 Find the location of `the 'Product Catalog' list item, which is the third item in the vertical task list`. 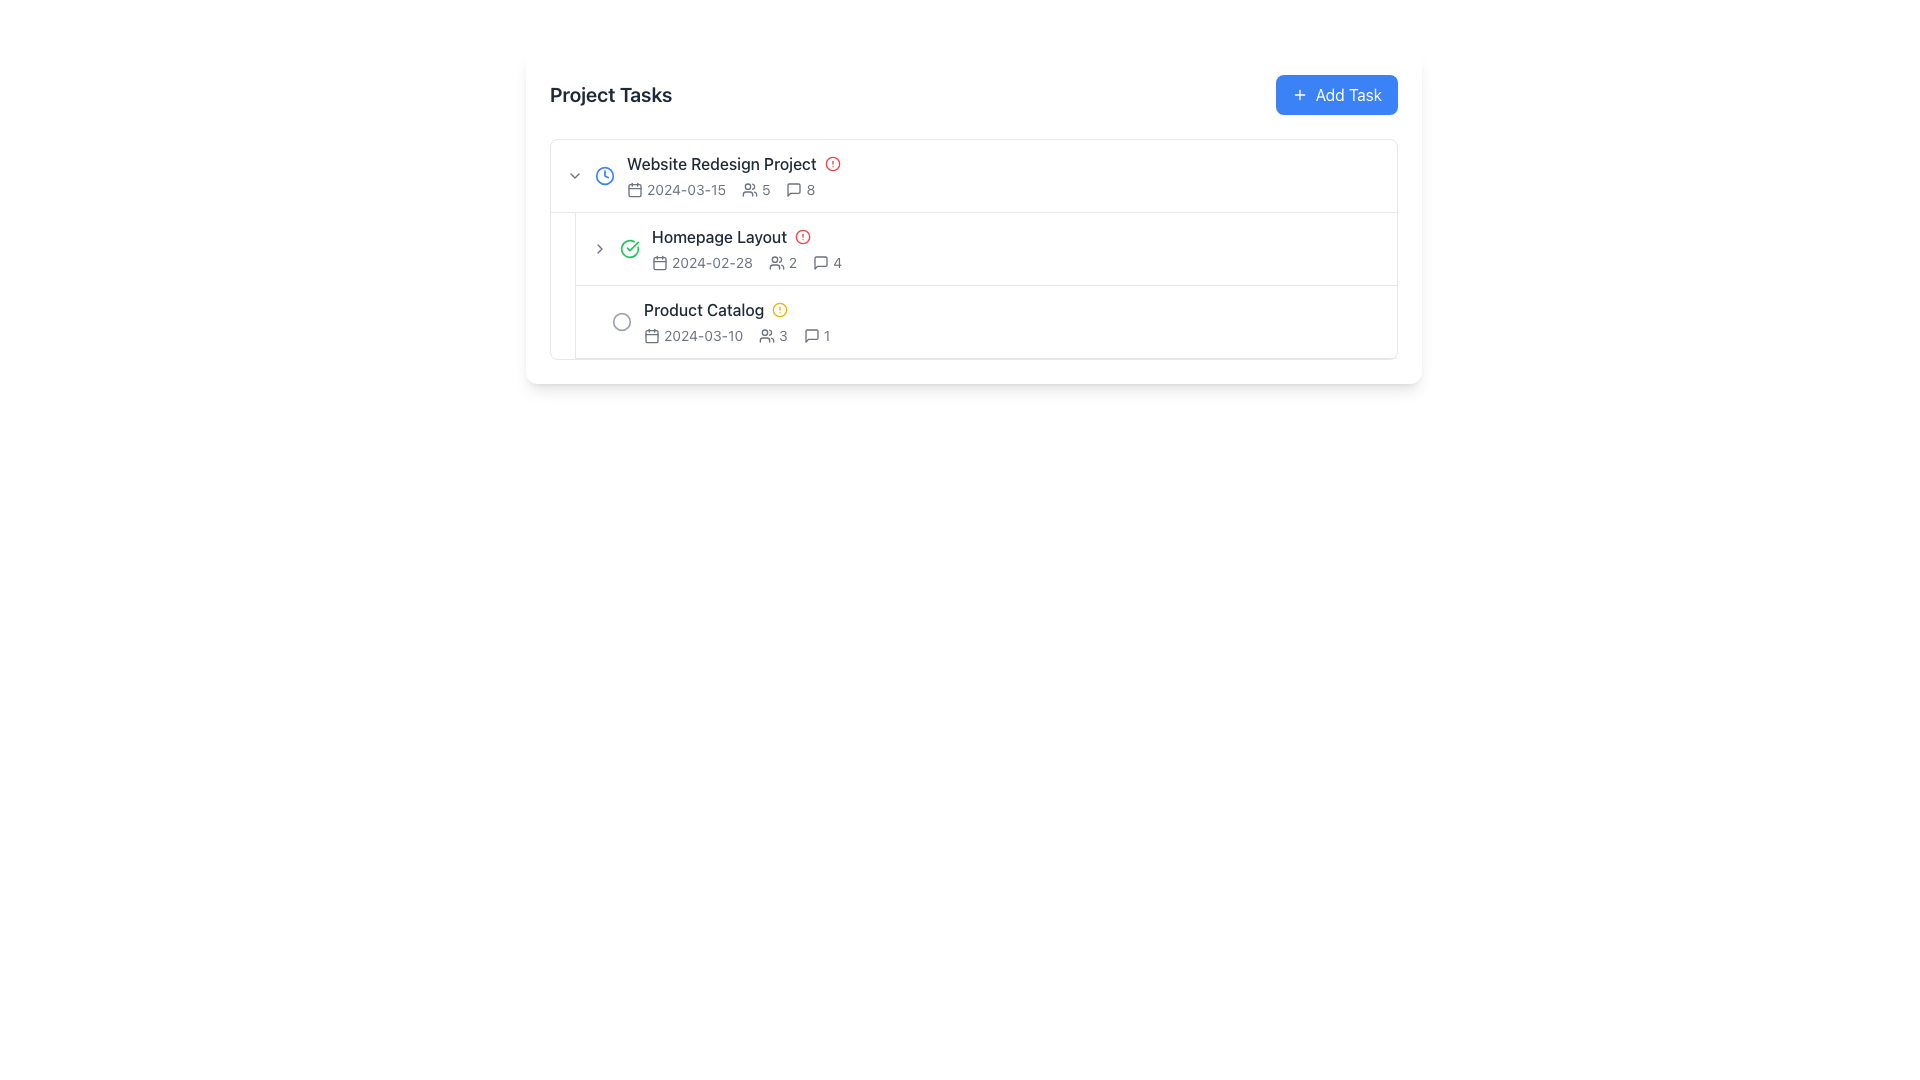

the 'Product Catalog' list item, which is the third item in the vertical task list is located at coordinates (986, 321).